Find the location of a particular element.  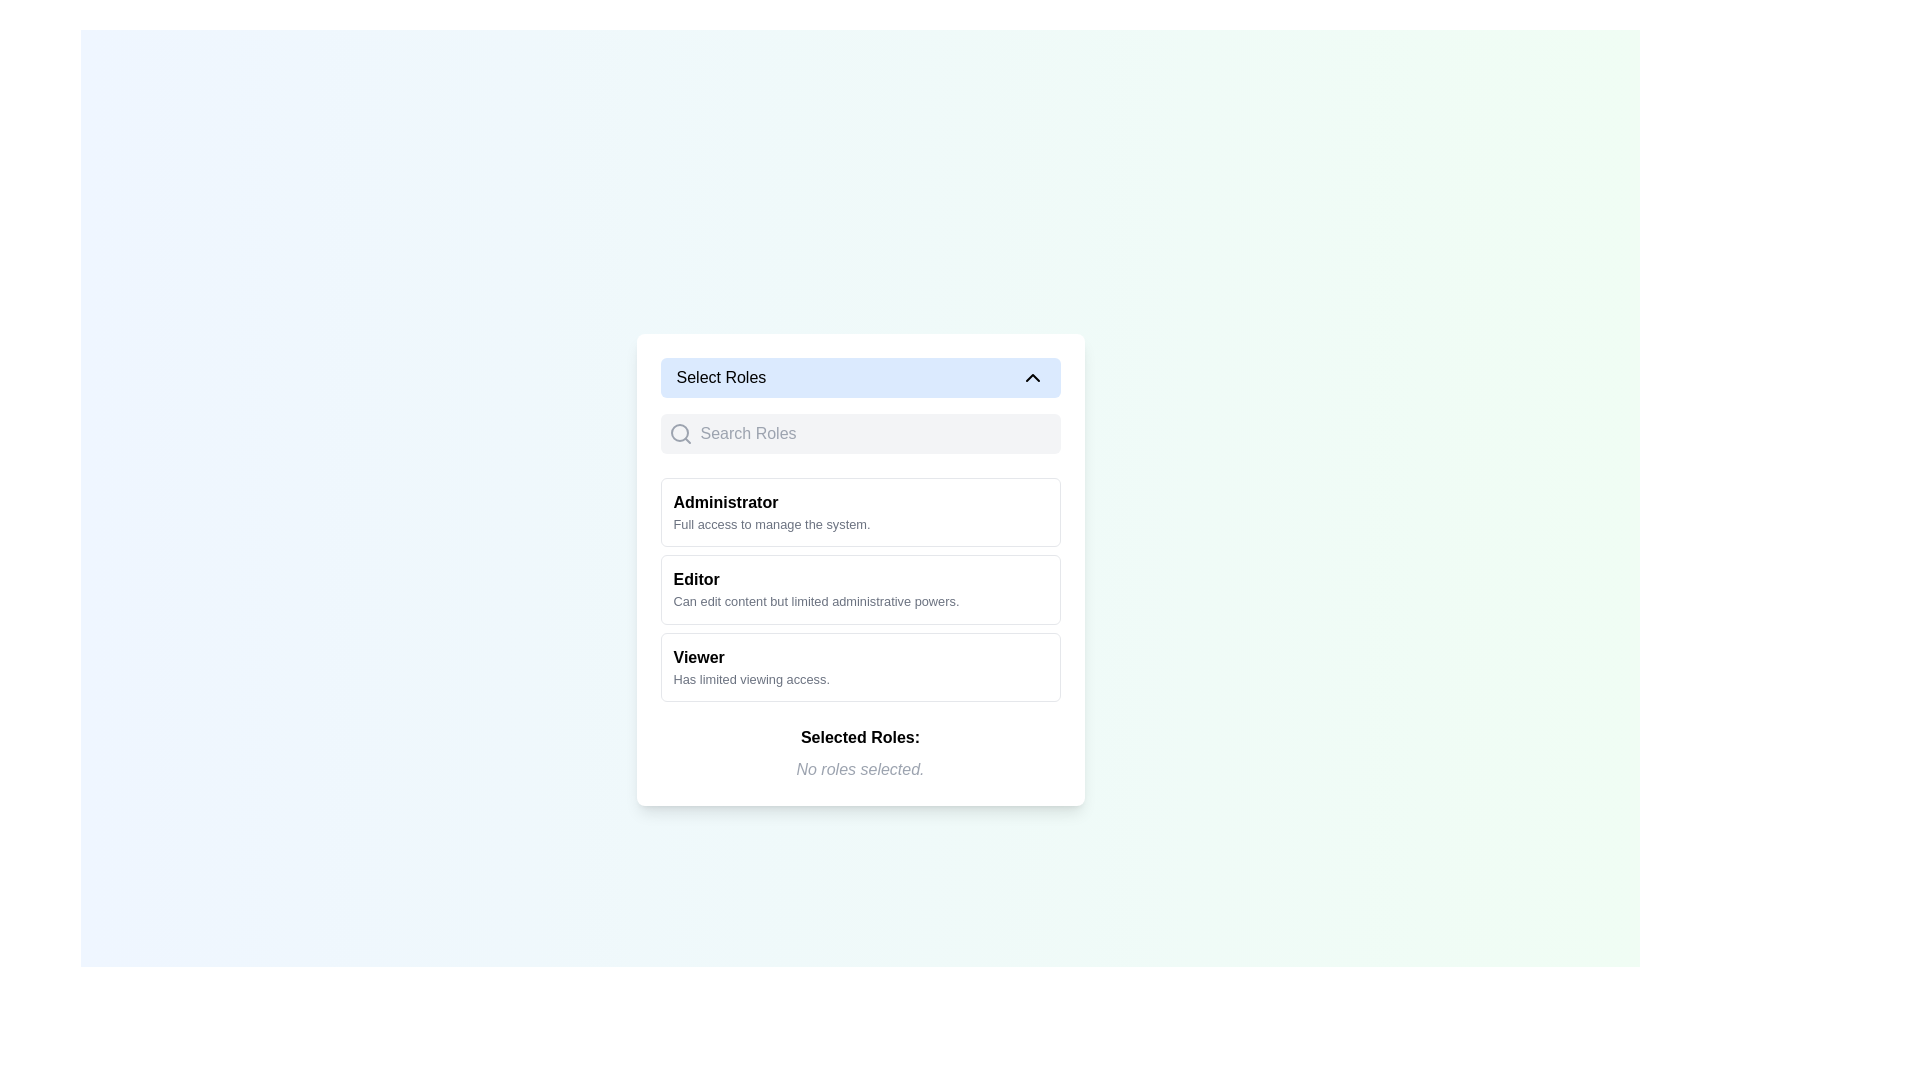

the Dropdown toggle button located above the 'Search Roles' input field is located at coordinates (860, 378).